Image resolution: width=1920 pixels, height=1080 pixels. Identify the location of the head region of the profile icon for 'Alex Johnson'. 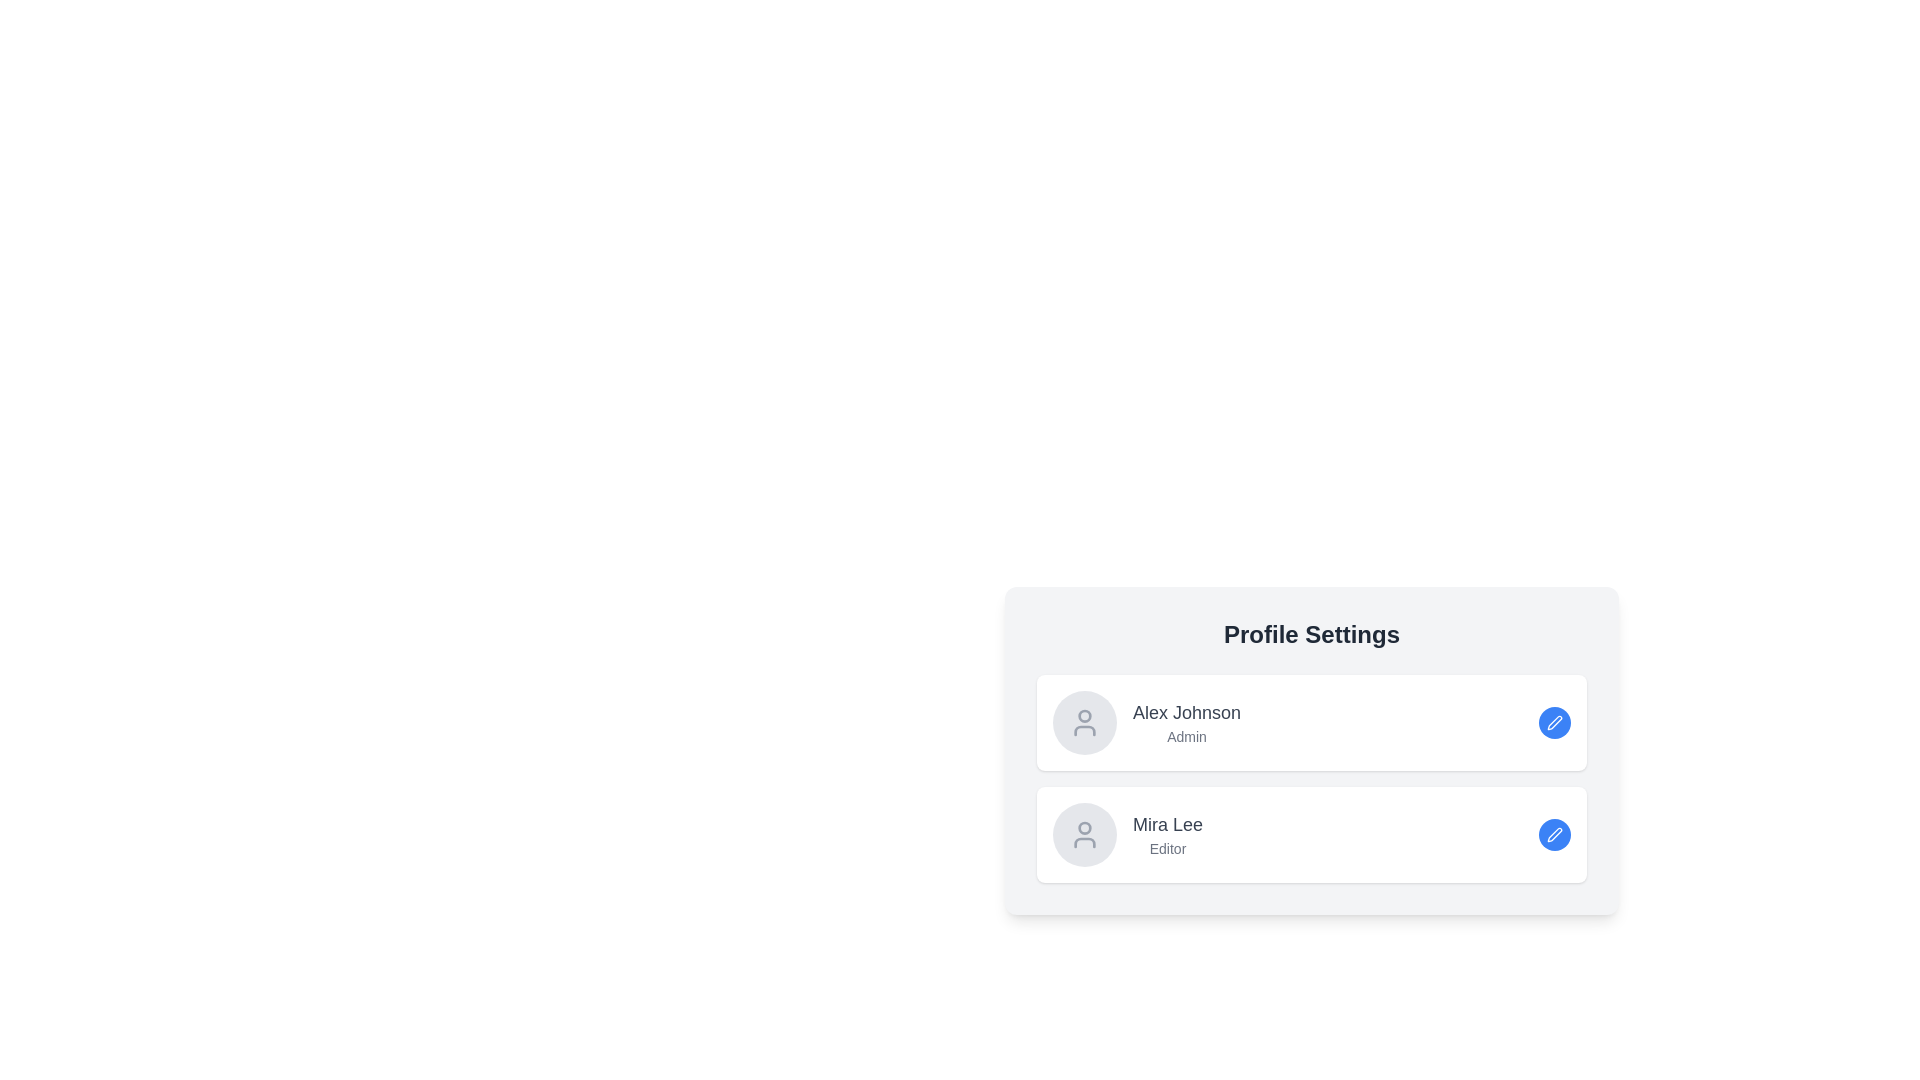
(1083, 715).